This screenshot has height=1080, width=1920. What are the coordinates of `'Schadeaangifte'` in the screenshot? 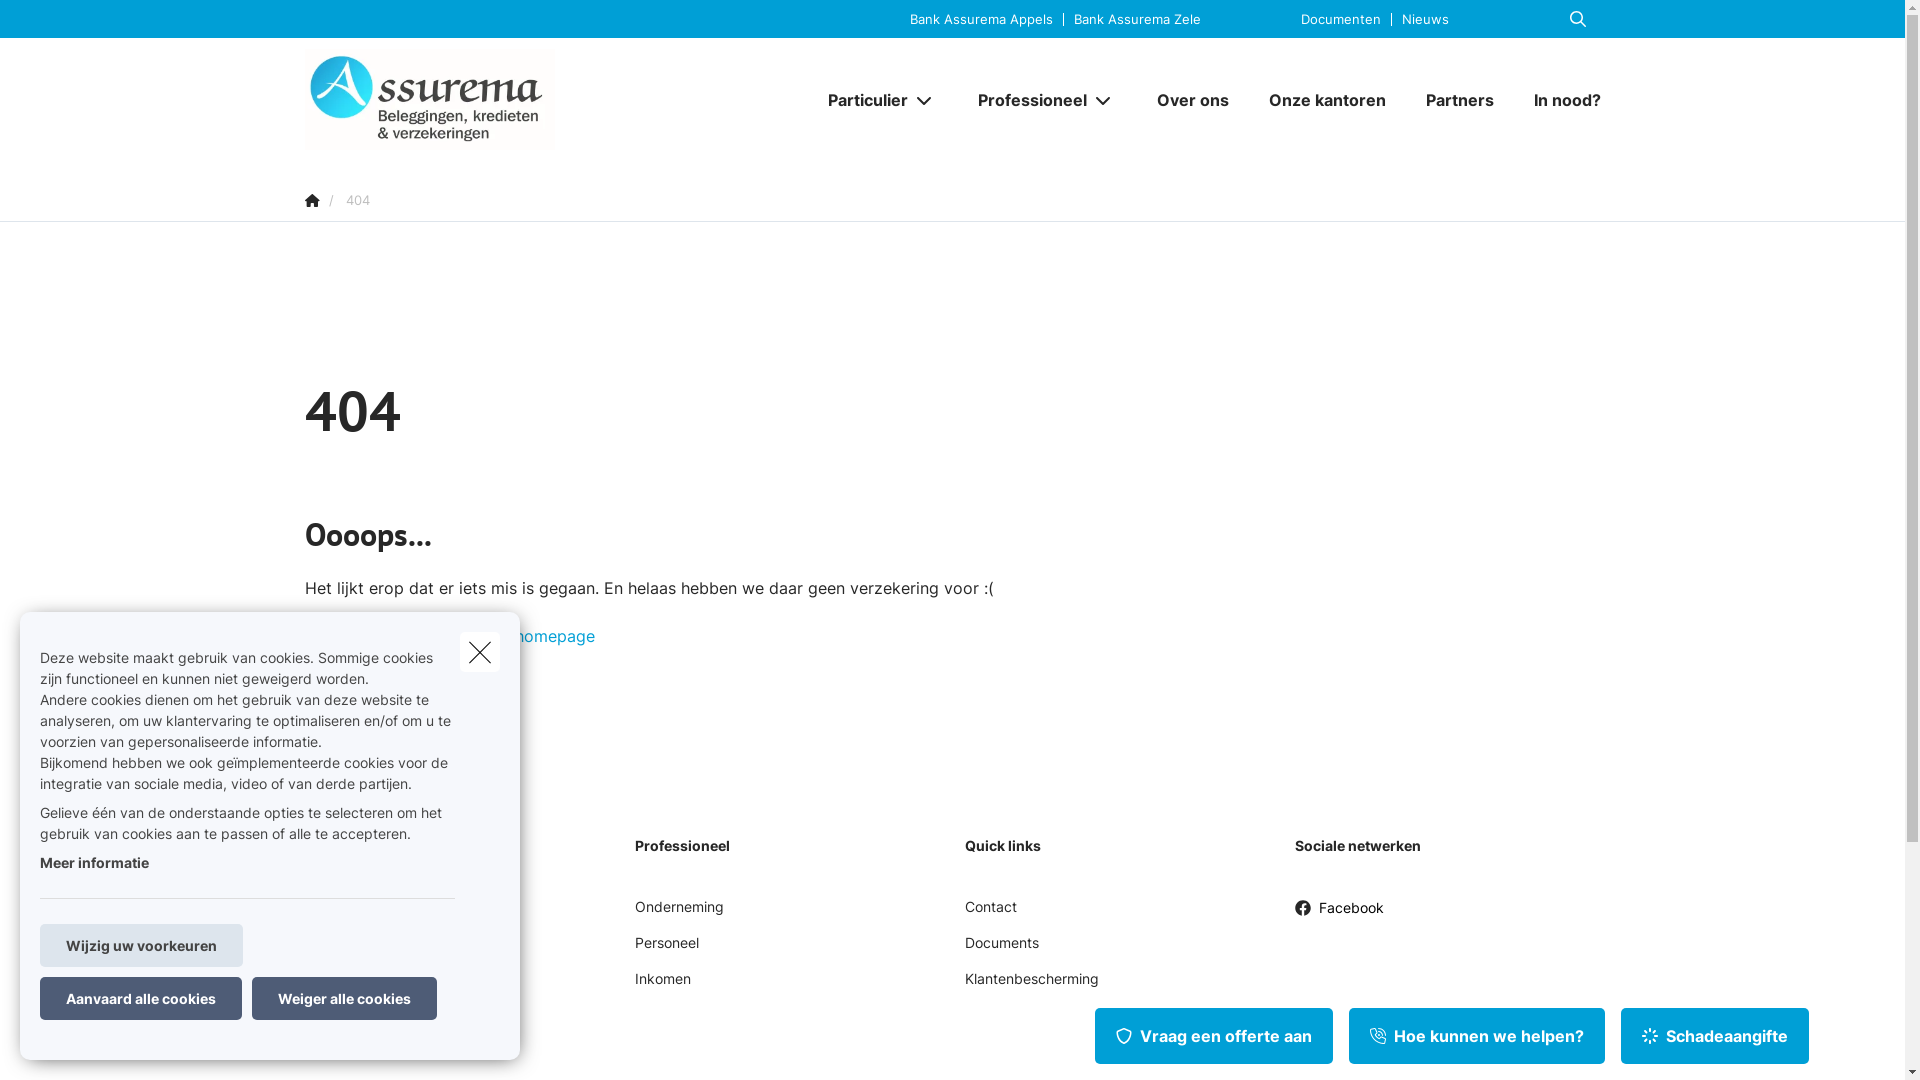 It's located at (1713, 1035).